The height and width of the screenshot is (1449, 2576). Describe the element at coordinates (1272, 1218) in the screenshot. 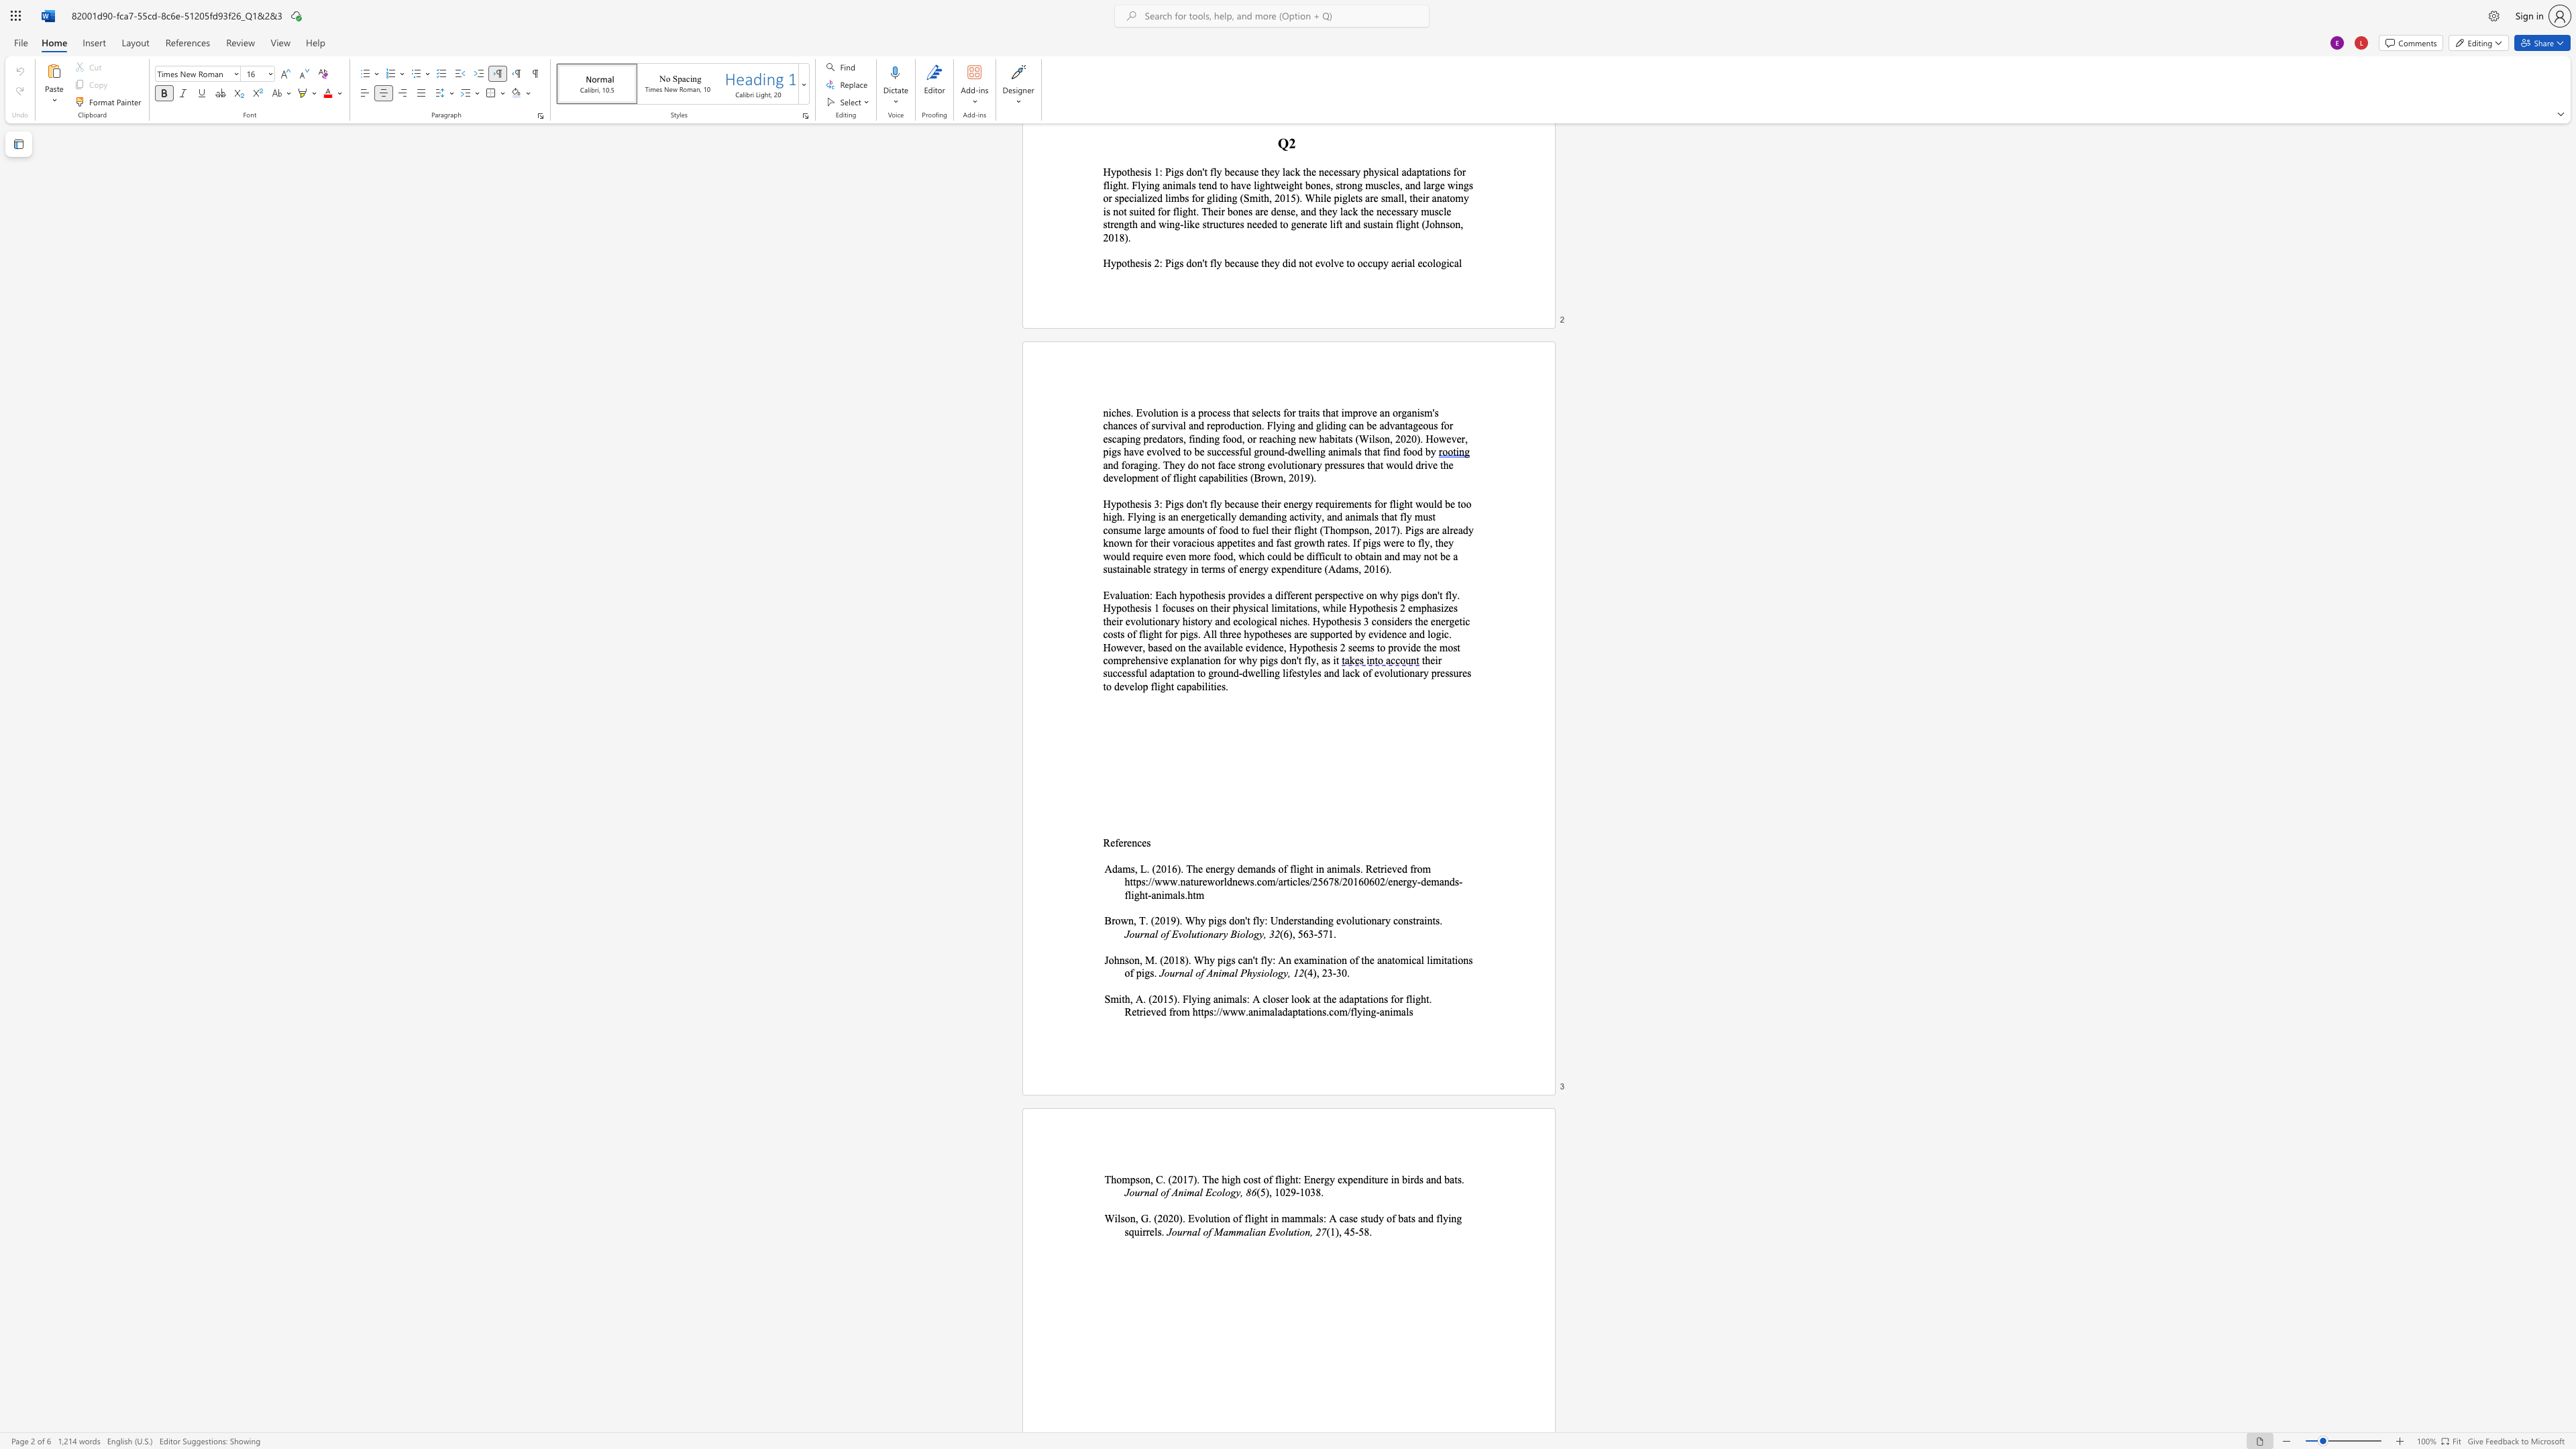

I see `the subset text "n mammals:" within the text "Wilson, G. (2020). Evolution of flight in mammals: A case study of bats"` at that location.